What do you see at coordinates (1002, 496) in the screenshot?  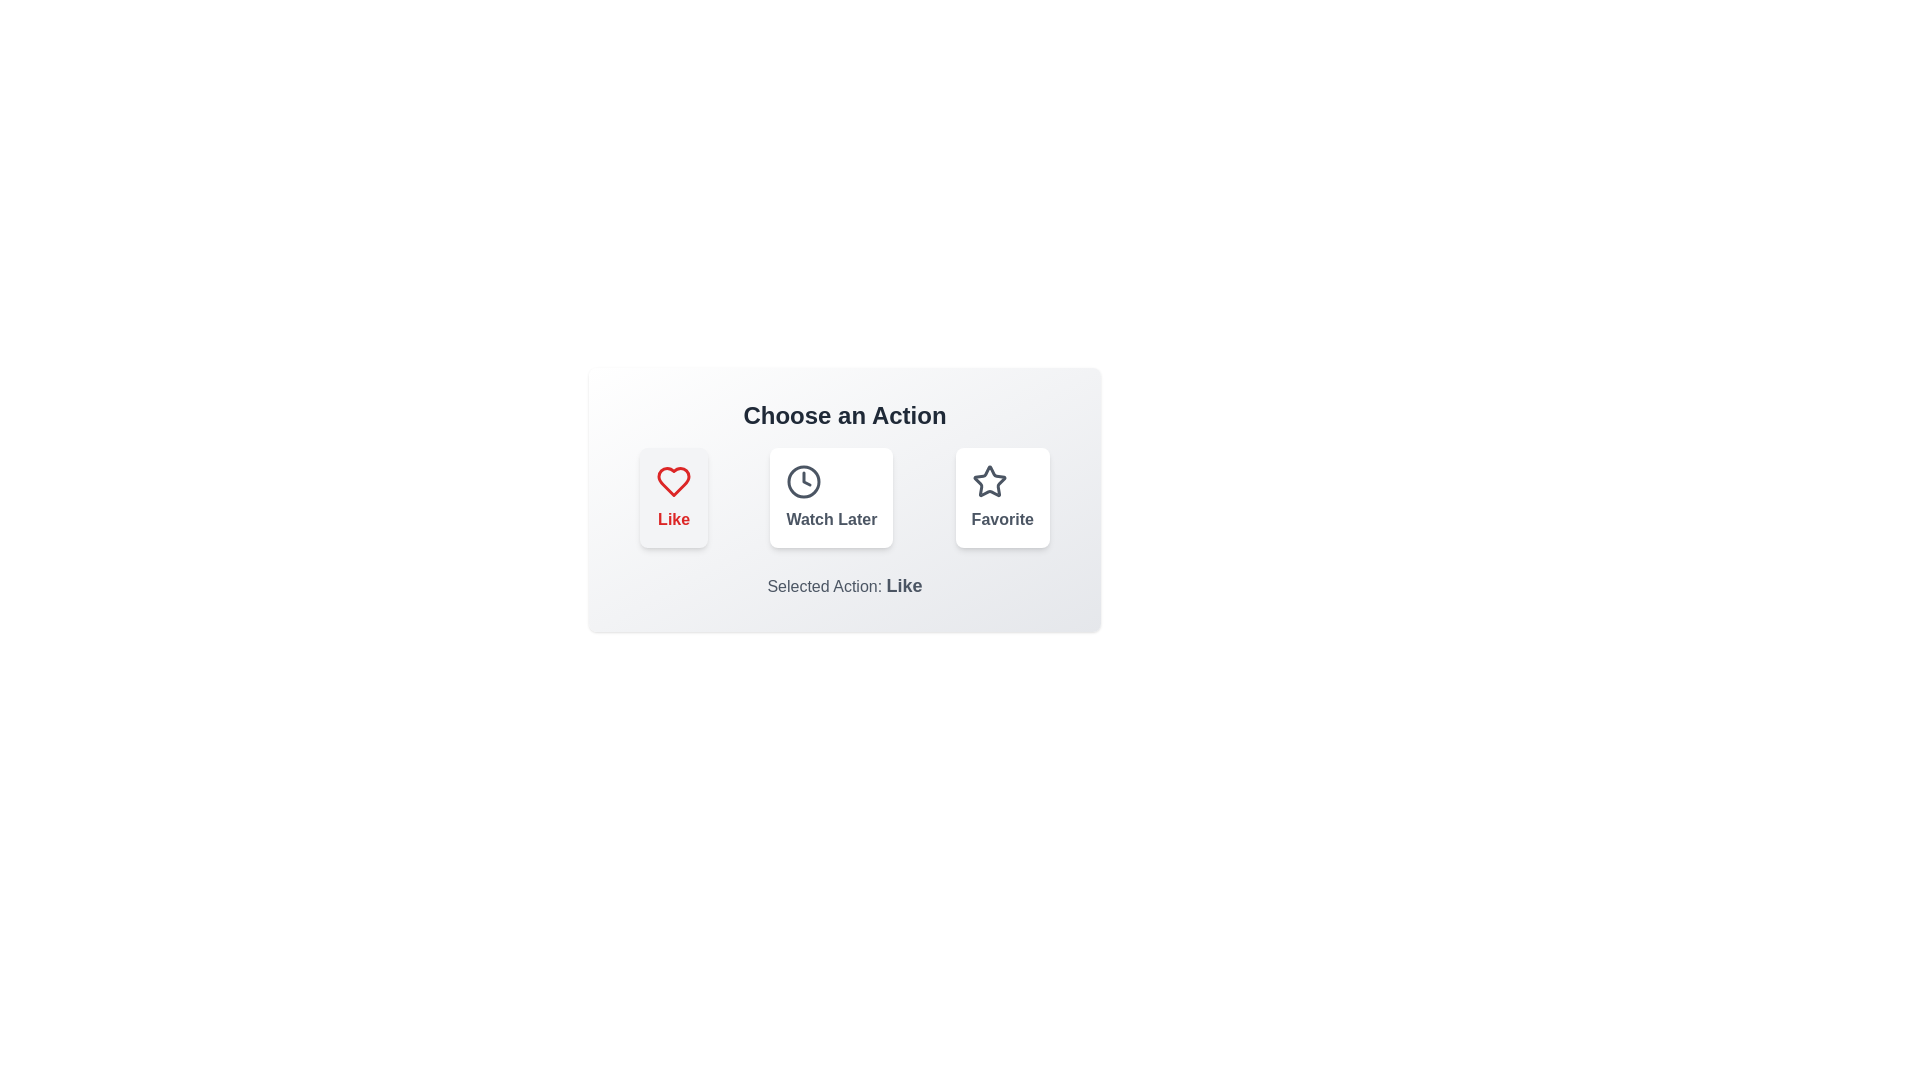 I see `the 'Favorite' button to select it` at bounding box center [1002, 496].